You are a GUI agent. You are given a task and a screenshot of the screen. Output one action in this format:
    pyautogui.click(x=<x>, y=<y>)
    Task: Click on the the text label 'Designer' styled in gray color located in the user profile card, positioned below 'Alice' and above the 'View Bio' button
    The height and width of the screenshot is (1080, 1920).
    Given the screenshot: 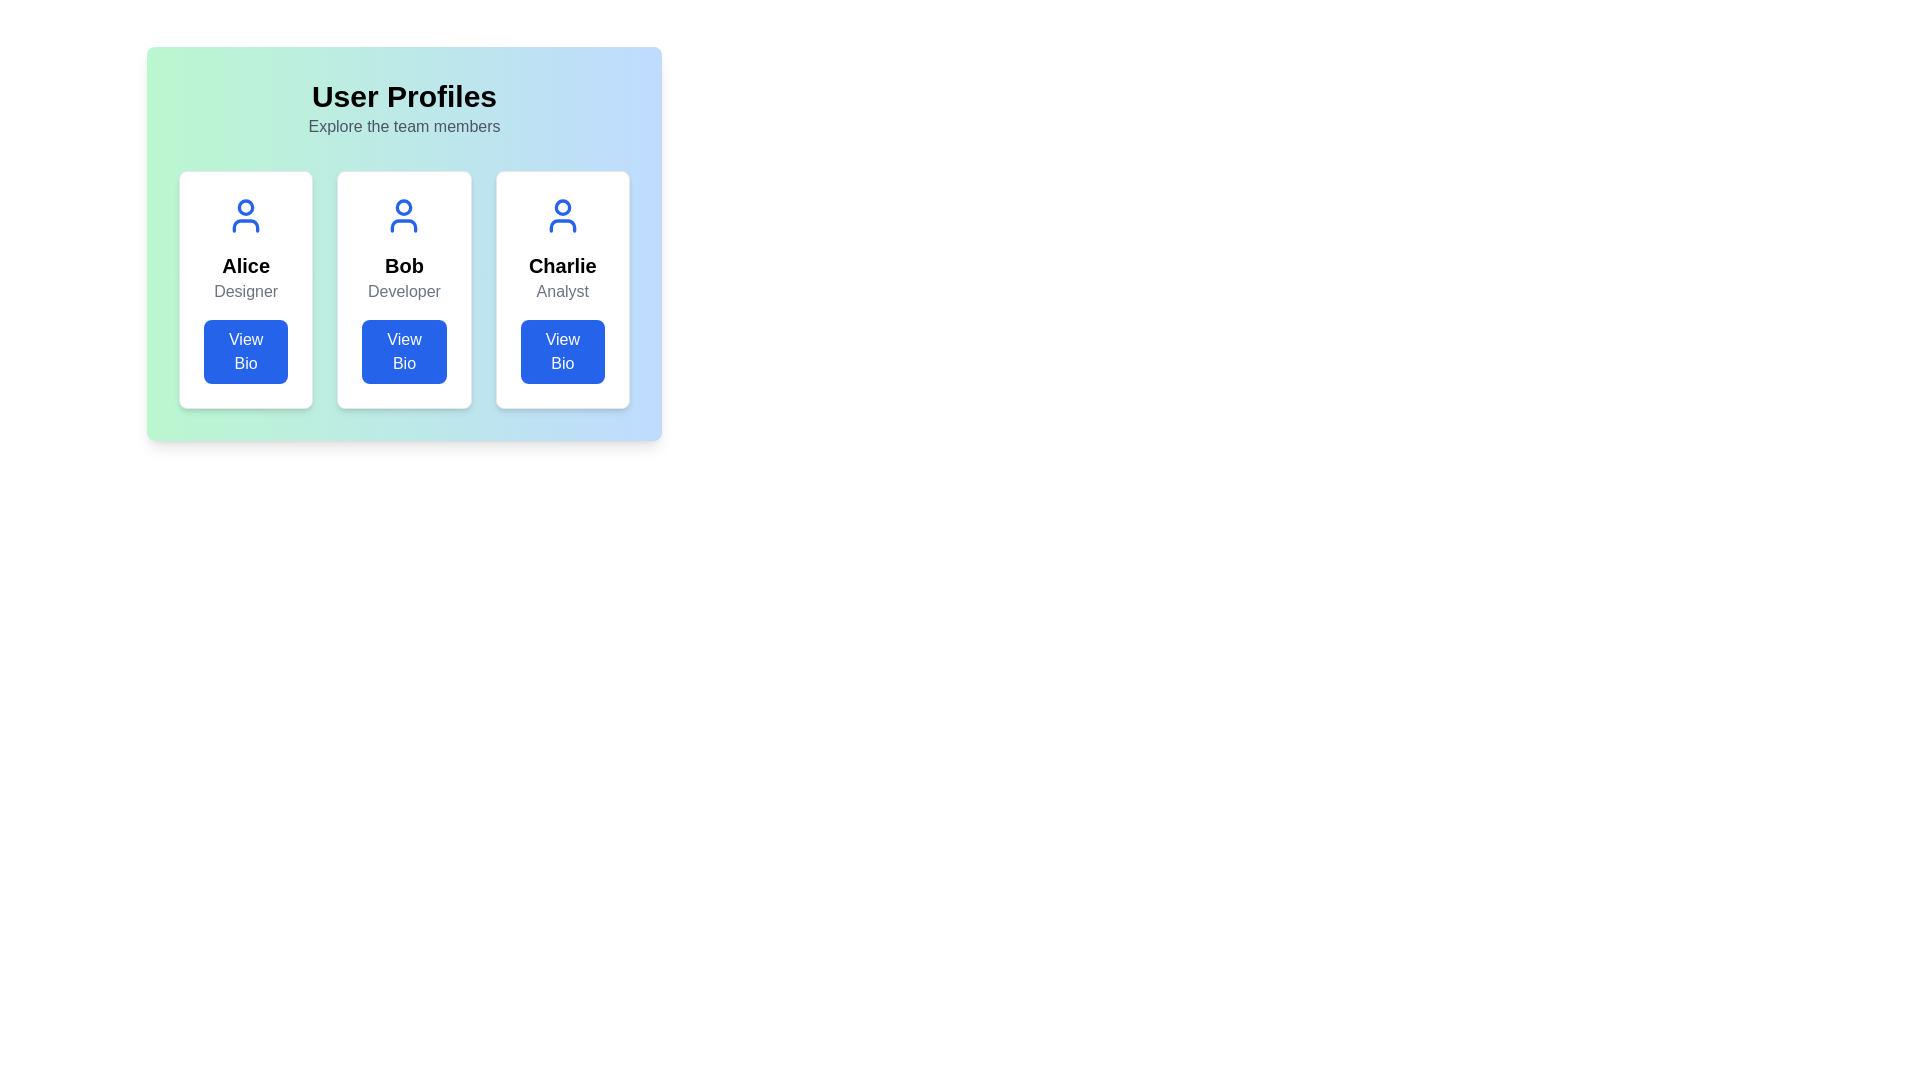 What is the action you would take?
    pyautogui.click(x=245, y=292)
    